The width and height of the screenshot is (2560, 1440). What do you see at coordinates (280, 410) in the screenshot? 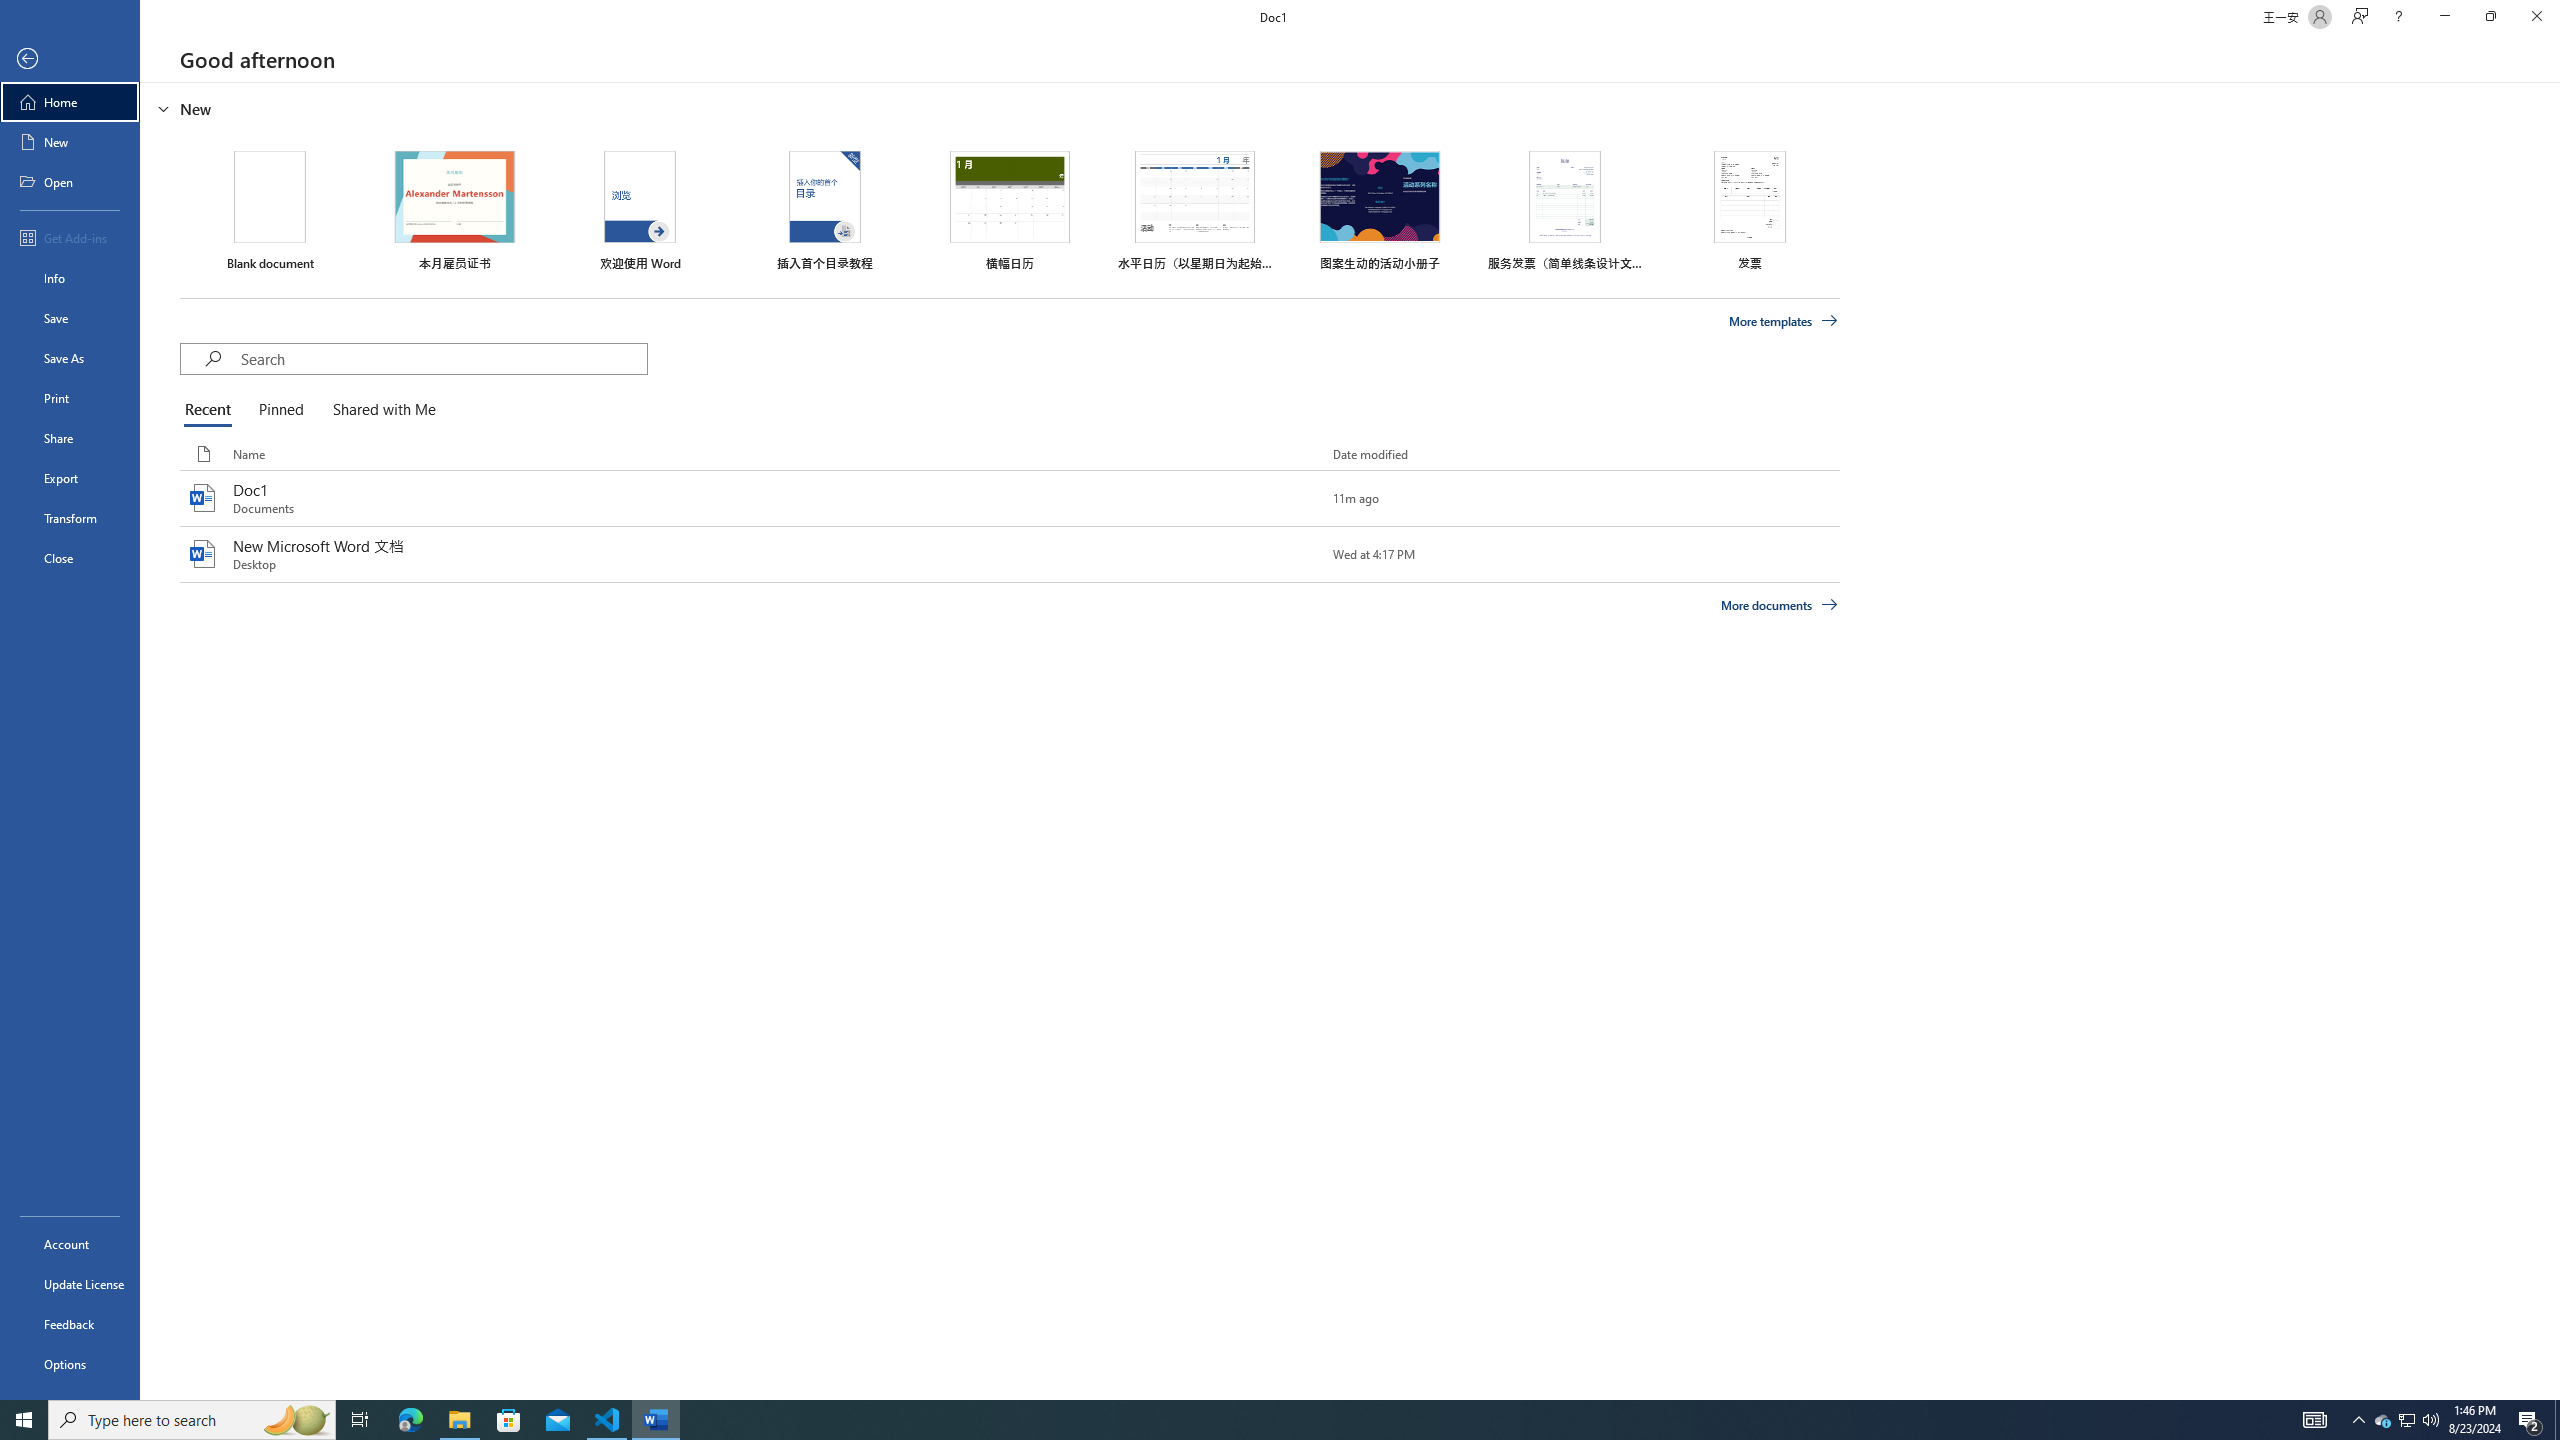
I see `'Pinned'` at bounding box center [280, 410].